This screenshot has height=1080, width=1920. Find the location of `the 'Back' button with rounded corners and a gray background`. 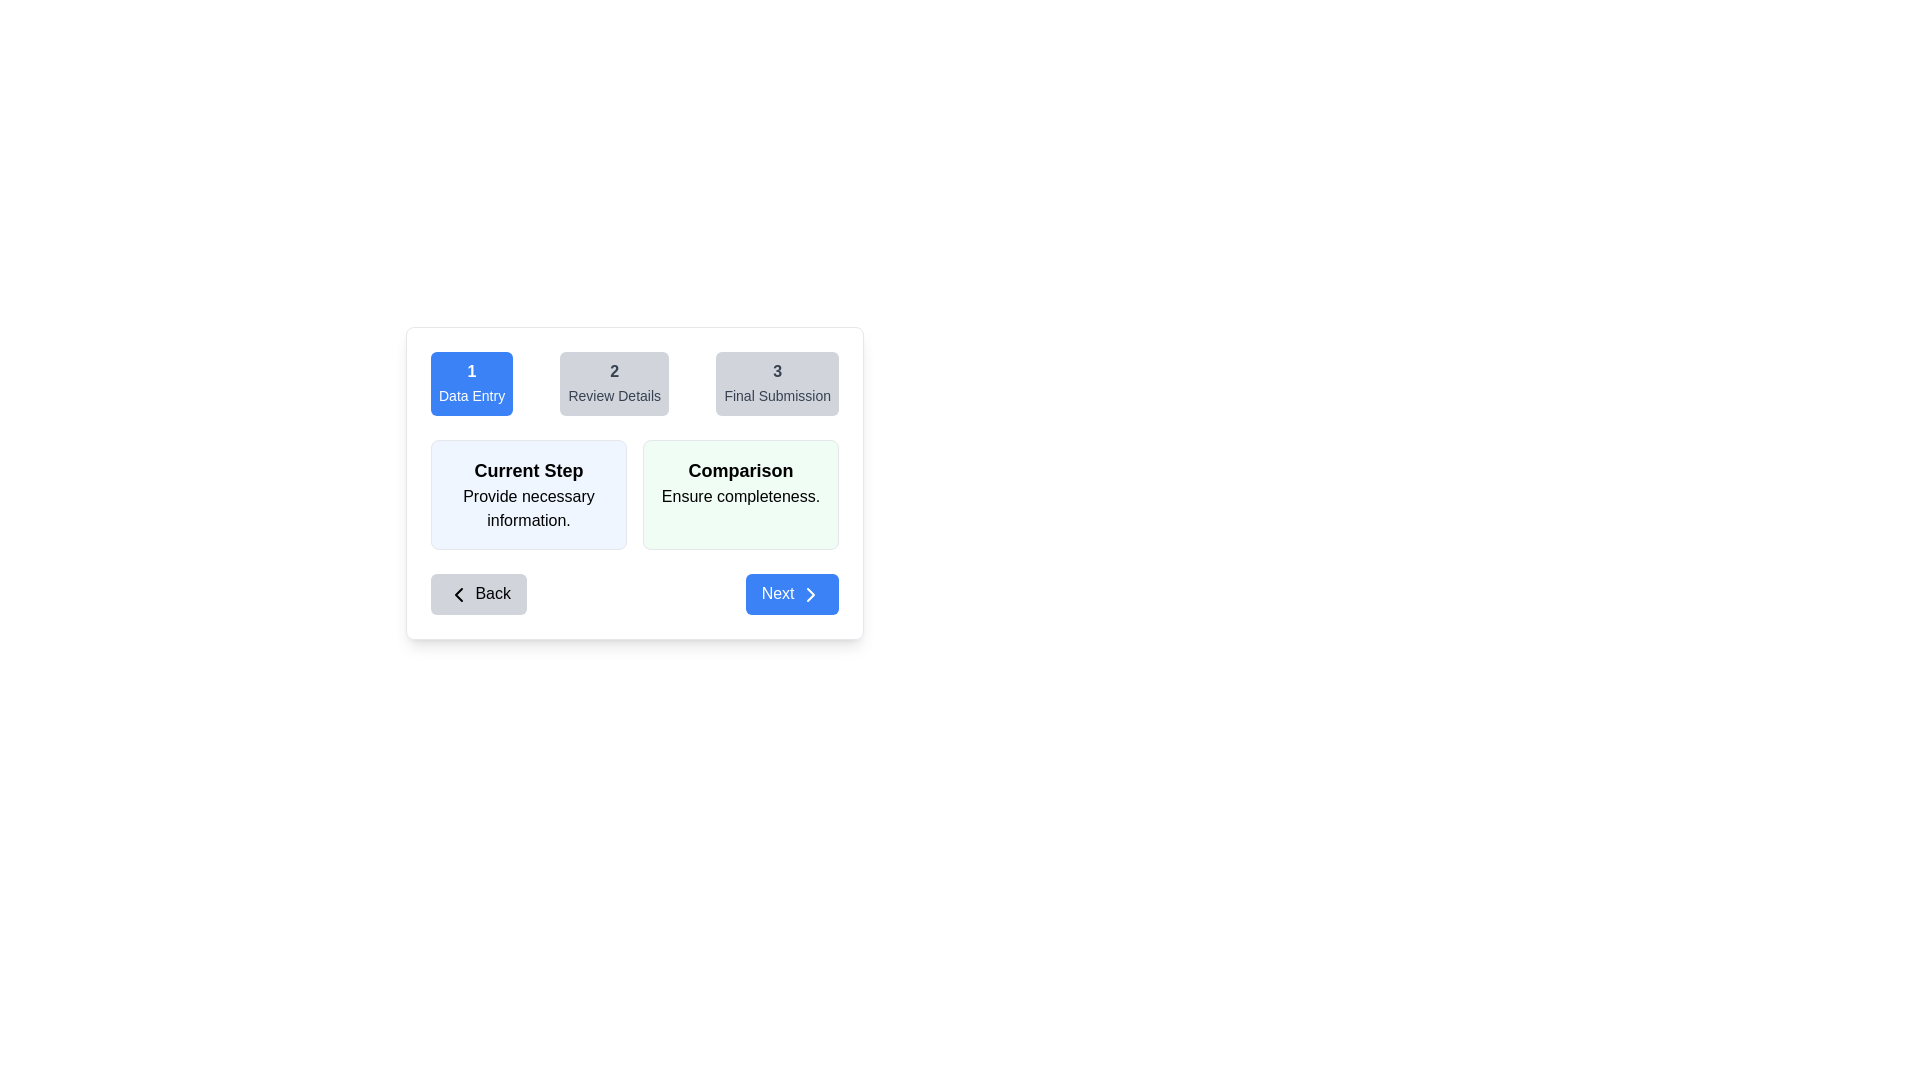

the 'Back' button with rounded corners and a gray background is located at coordinates (478, 593).